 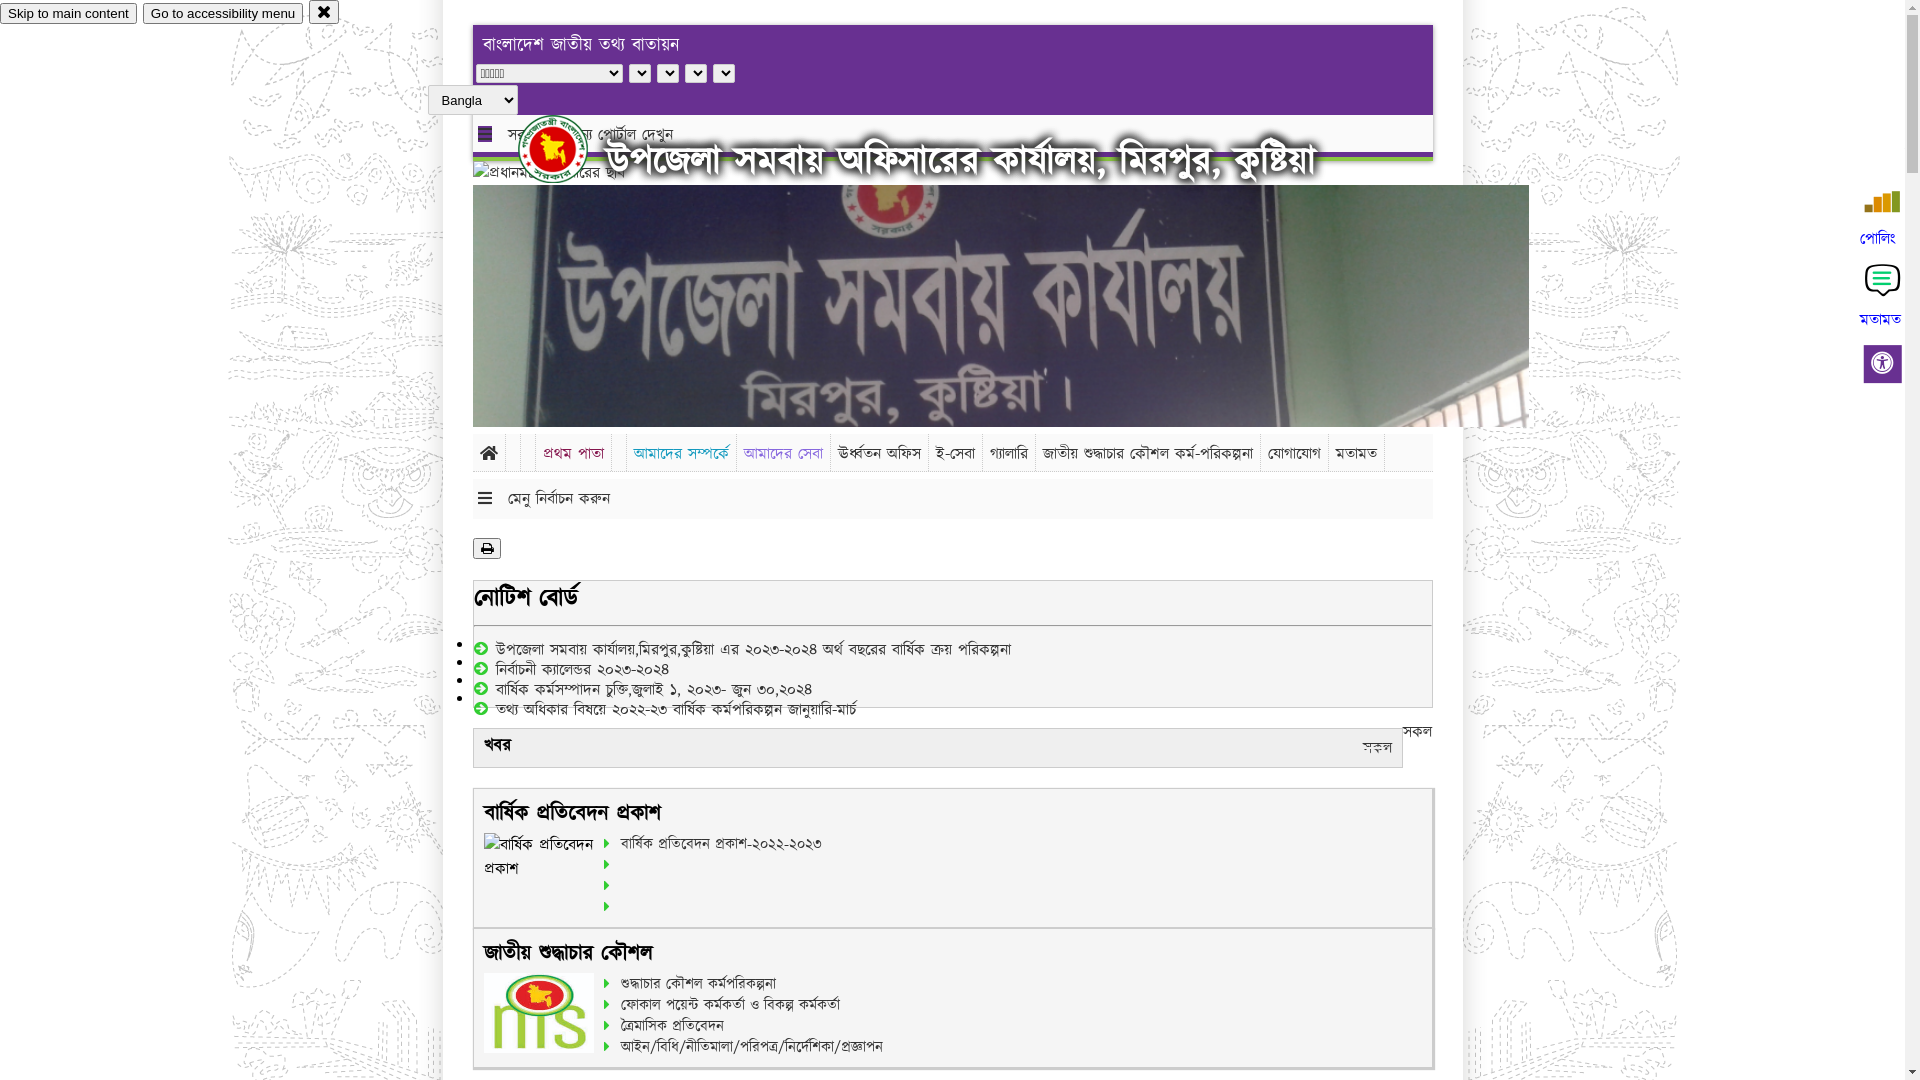 I want to click on 'Skip to main content', so click(x=0, y=13).